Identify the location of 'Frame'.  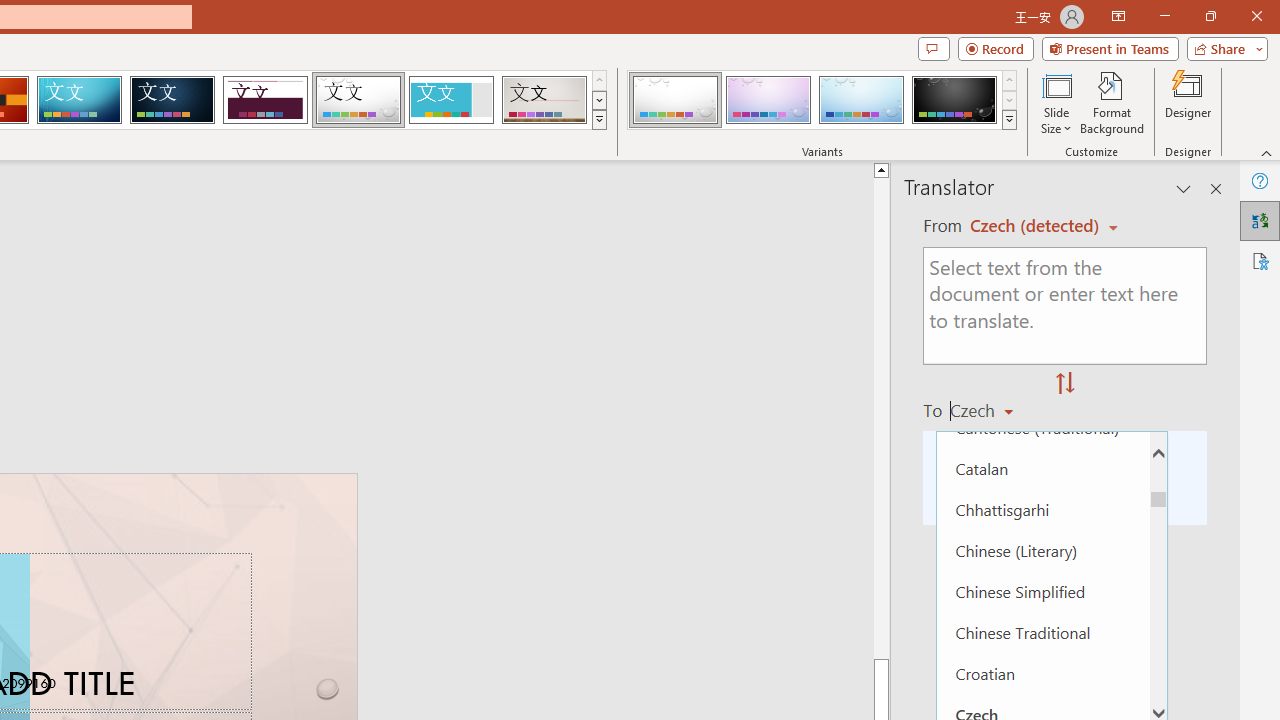
(450, 100).